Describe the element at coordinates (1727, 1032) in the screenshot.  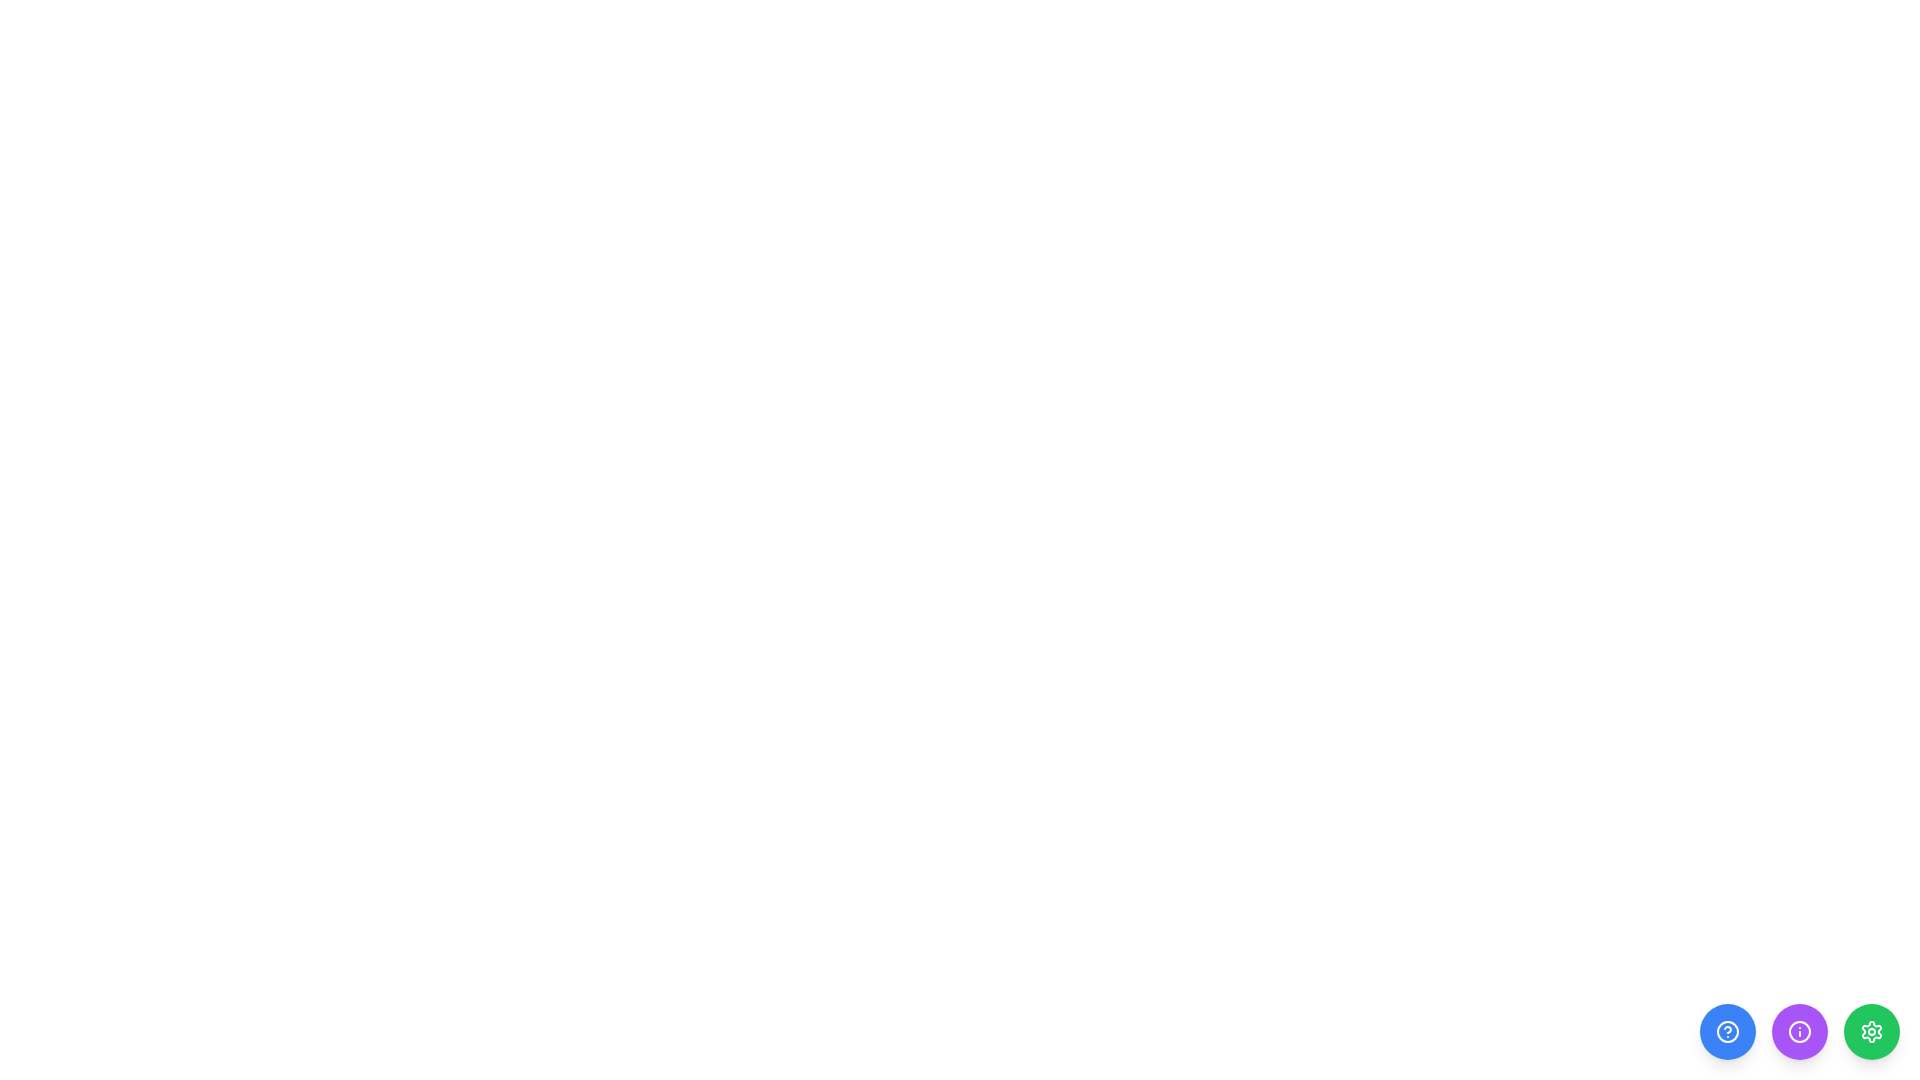
I see `the circular blue button with a white question mark icon located in the bottom-right corner of the interface` at that location.